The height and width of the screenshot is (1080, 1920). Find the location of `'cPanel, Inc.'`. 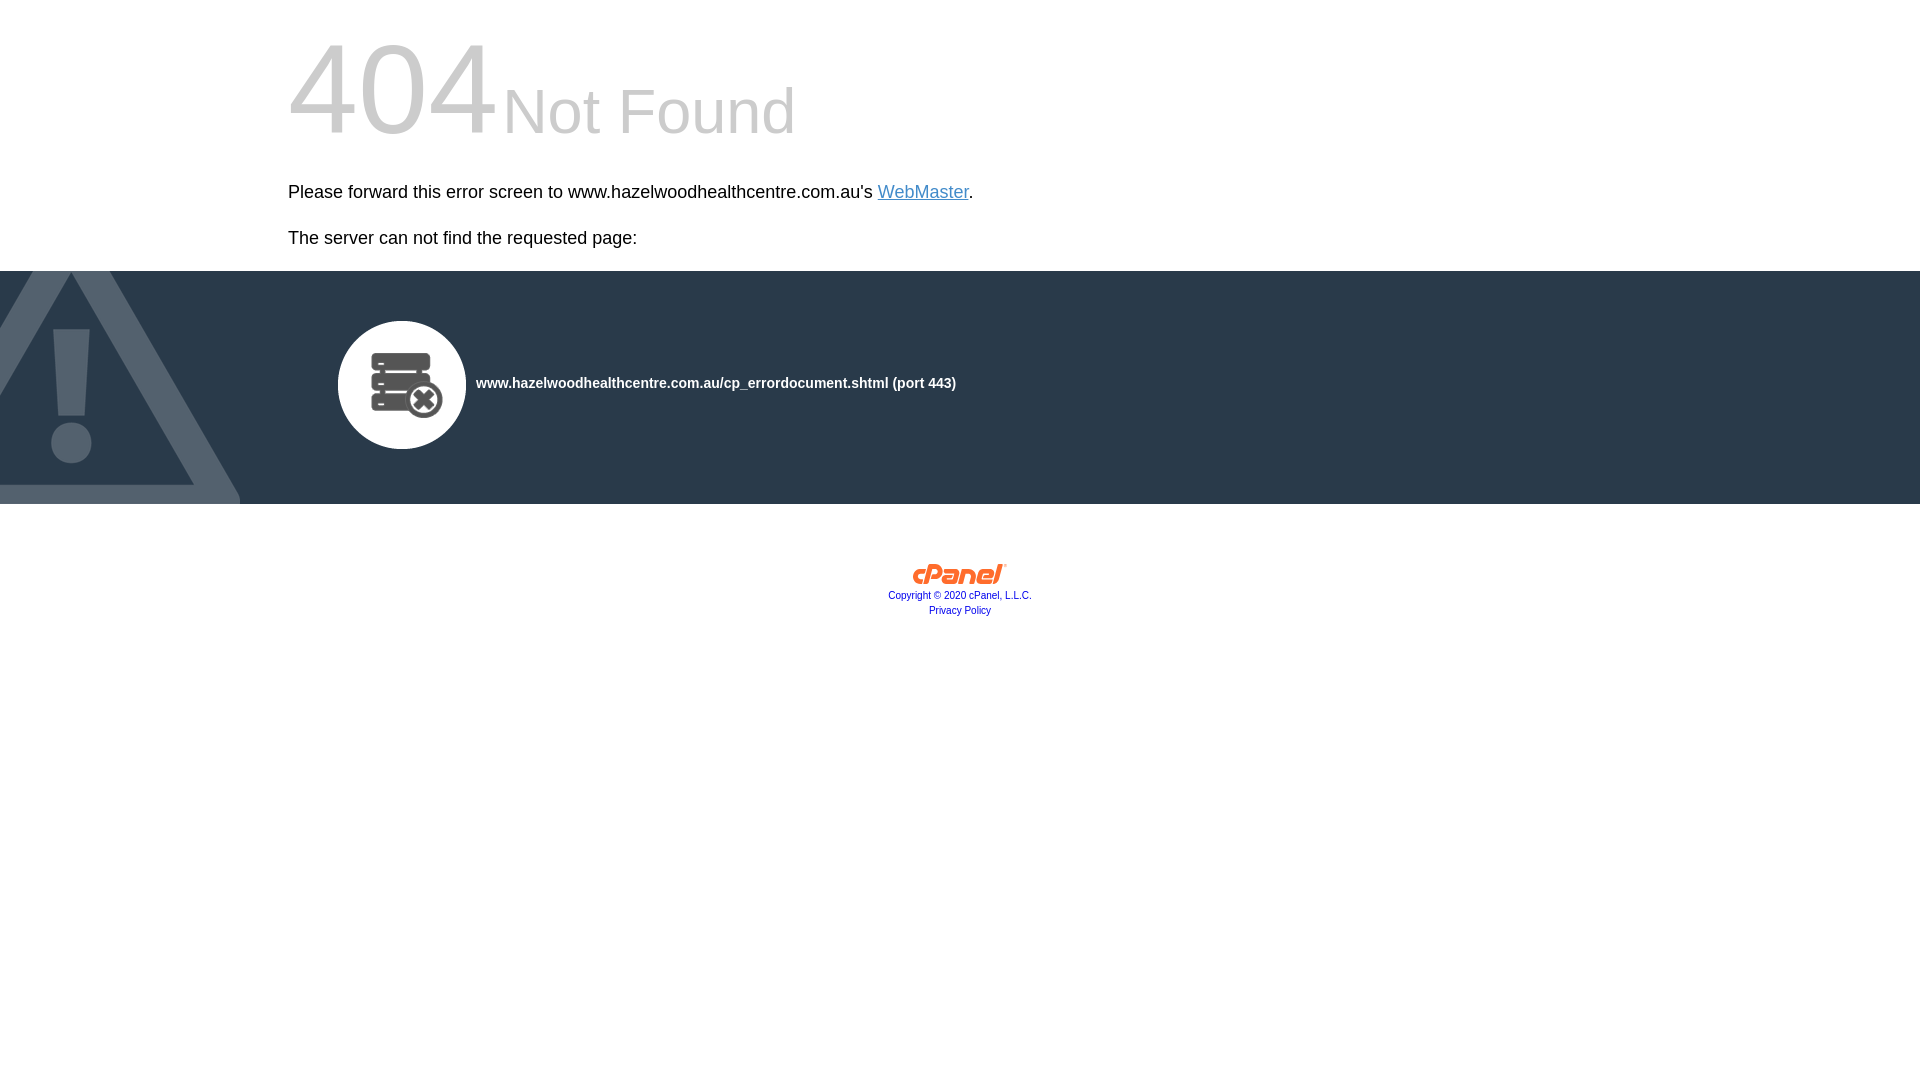

'cPanel, Inc.' is located at coordinates (960, 578).